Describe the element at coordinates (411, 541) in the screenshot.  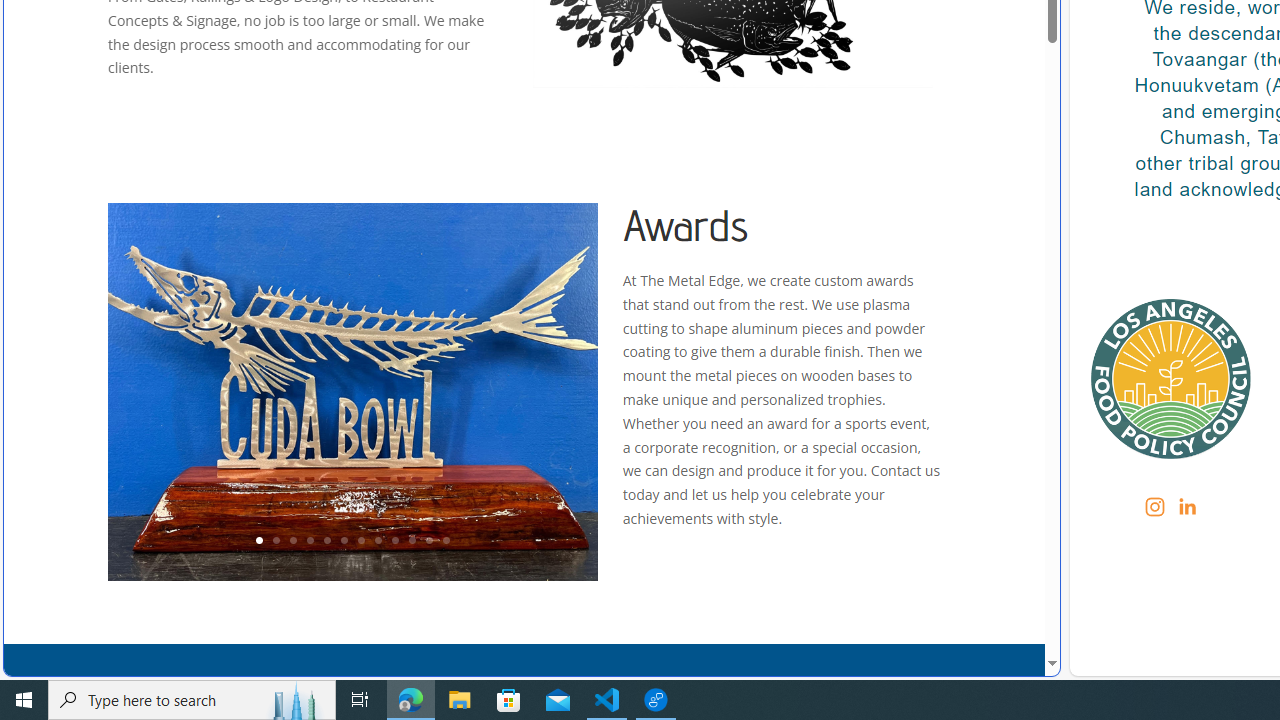
I see `'10'` at that location.